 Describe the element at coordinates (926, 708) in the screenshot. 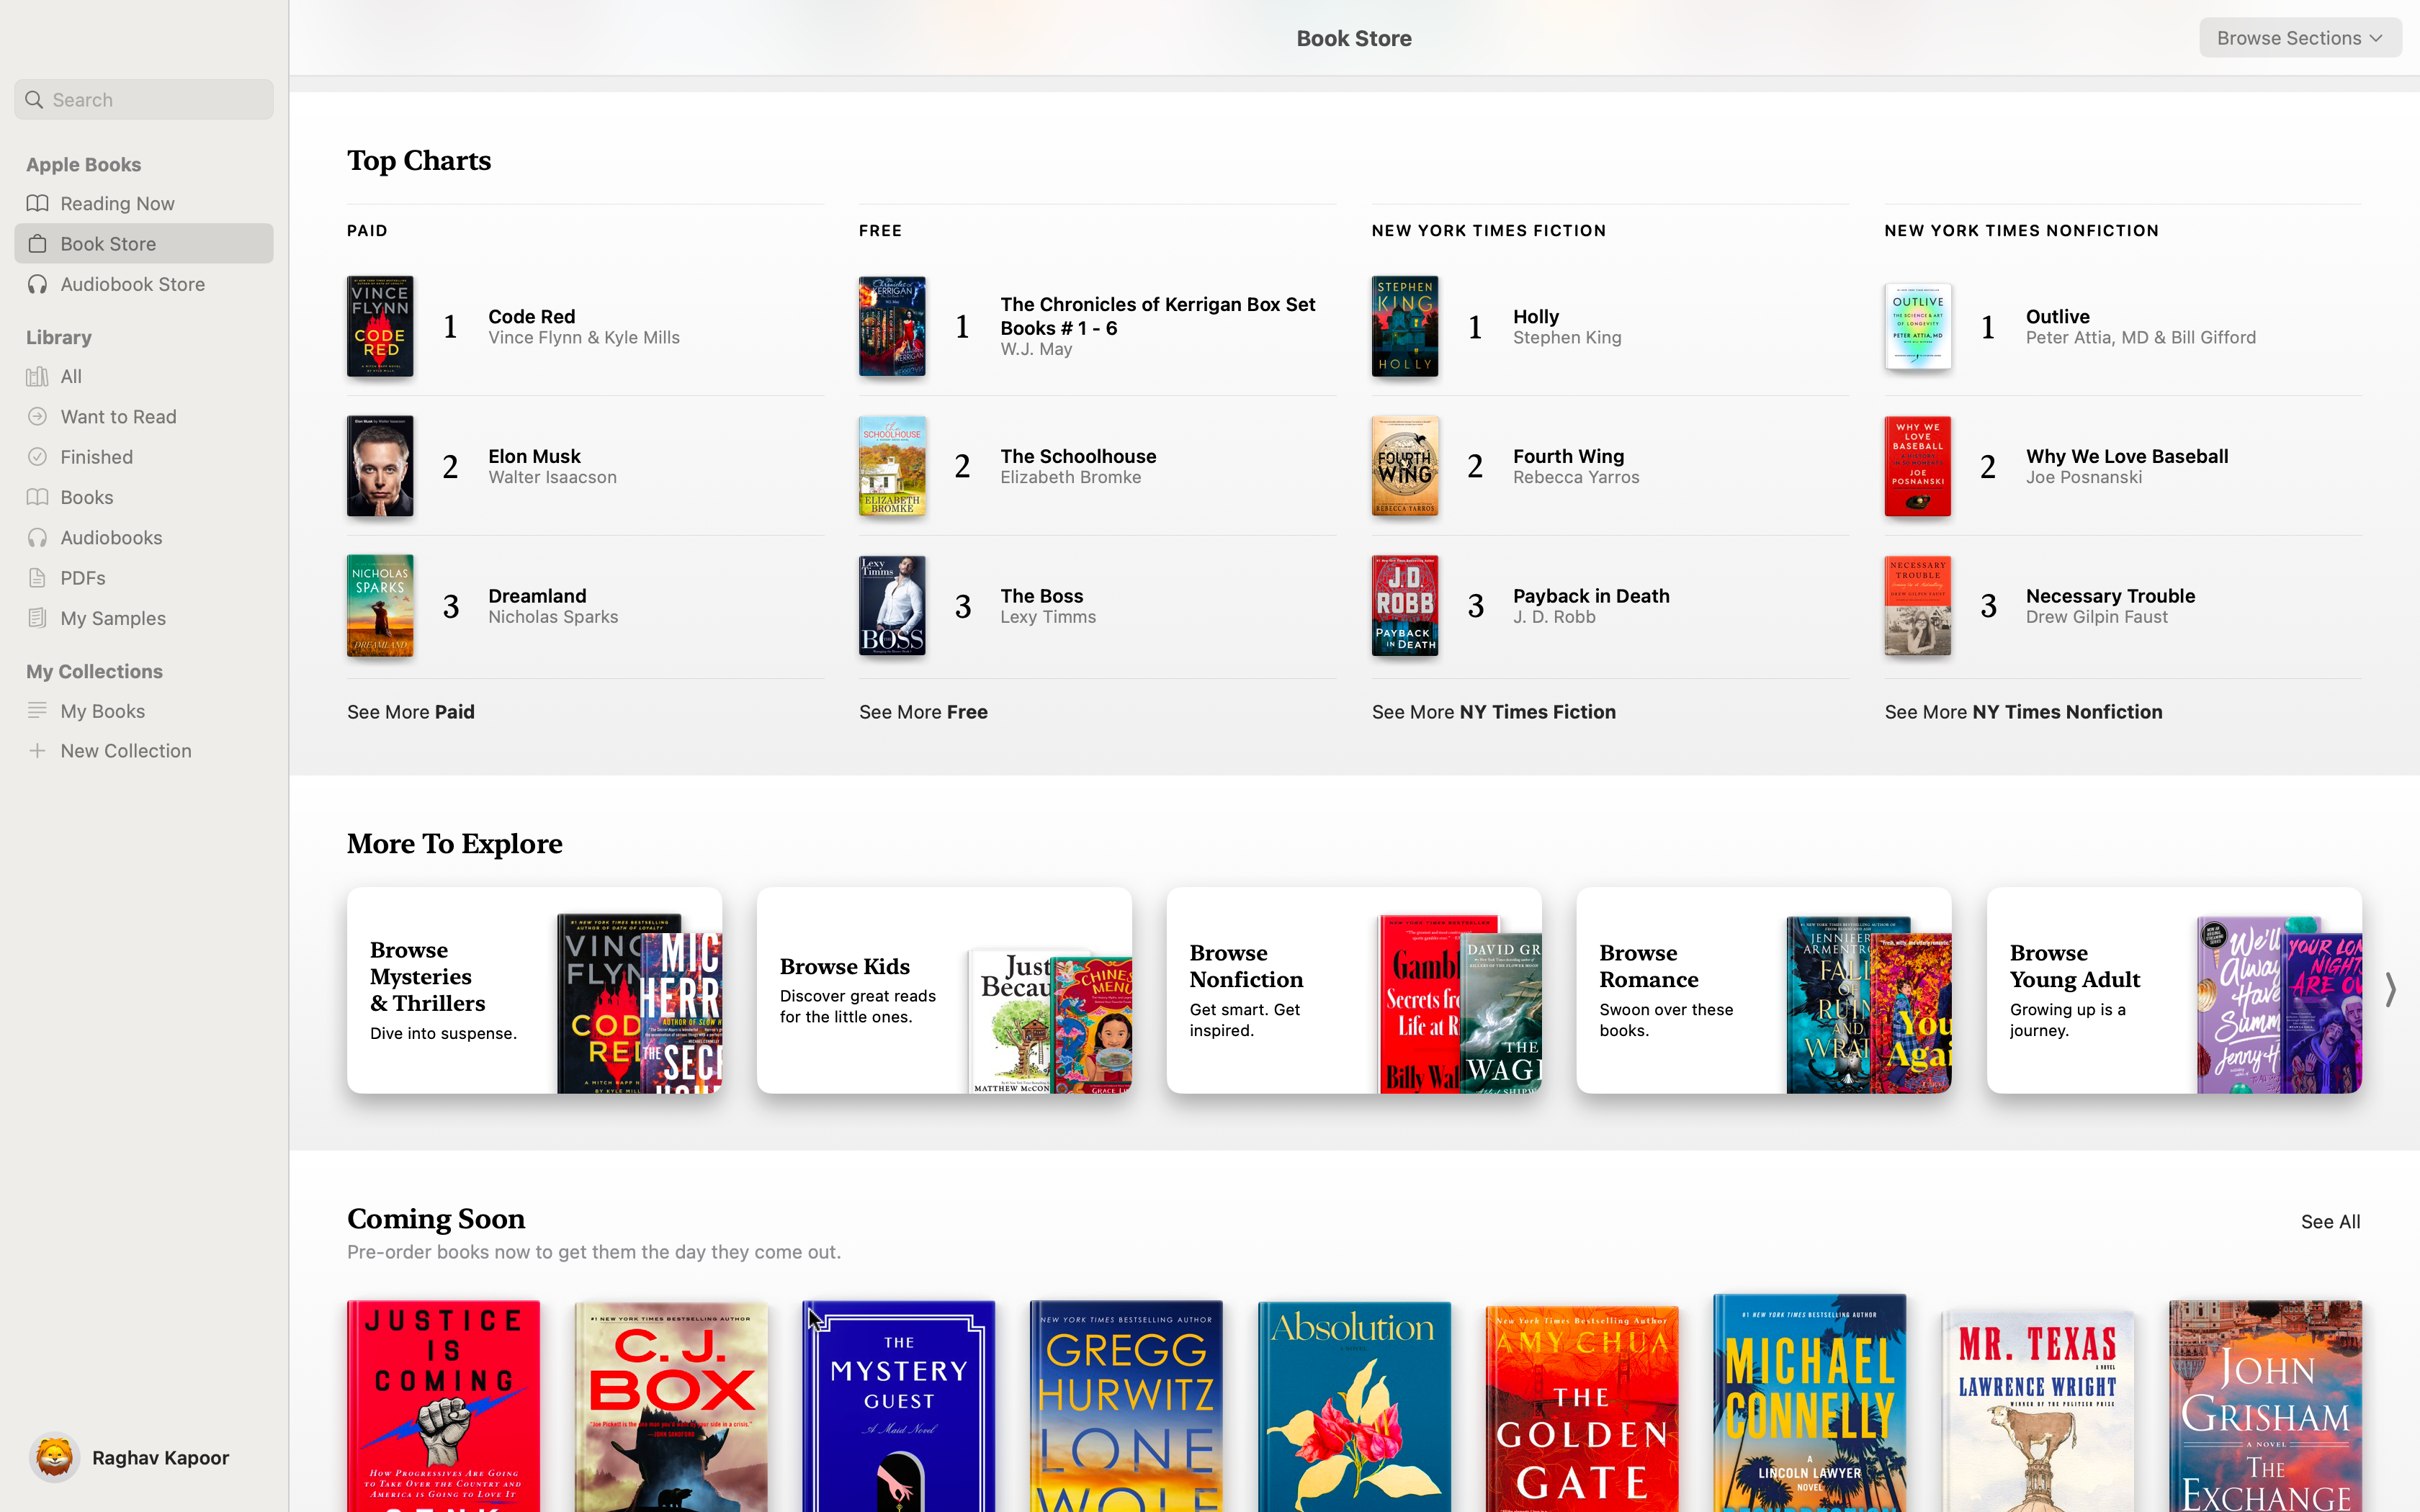

I see `Explore the entire list of no-cost books in top charts` at that location.